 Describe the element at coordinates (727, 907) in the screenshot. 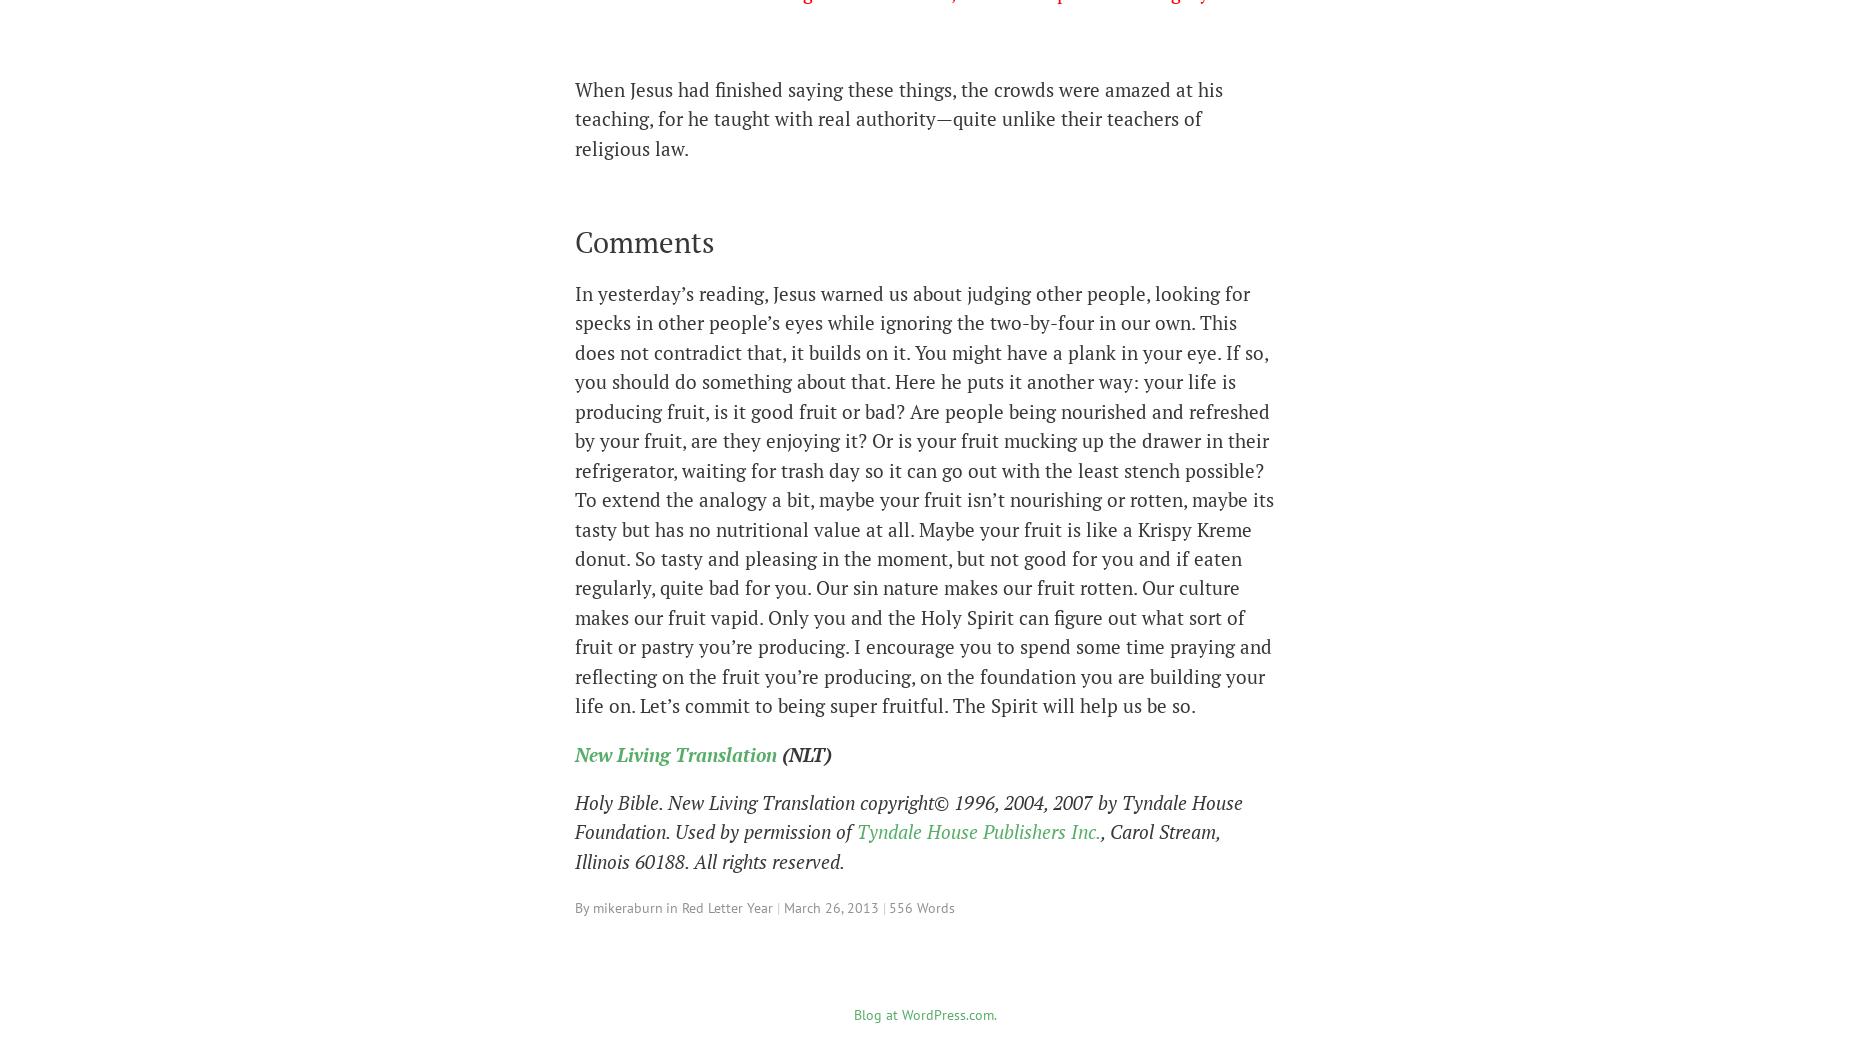

I see `'Red Letter Year'` at that location.